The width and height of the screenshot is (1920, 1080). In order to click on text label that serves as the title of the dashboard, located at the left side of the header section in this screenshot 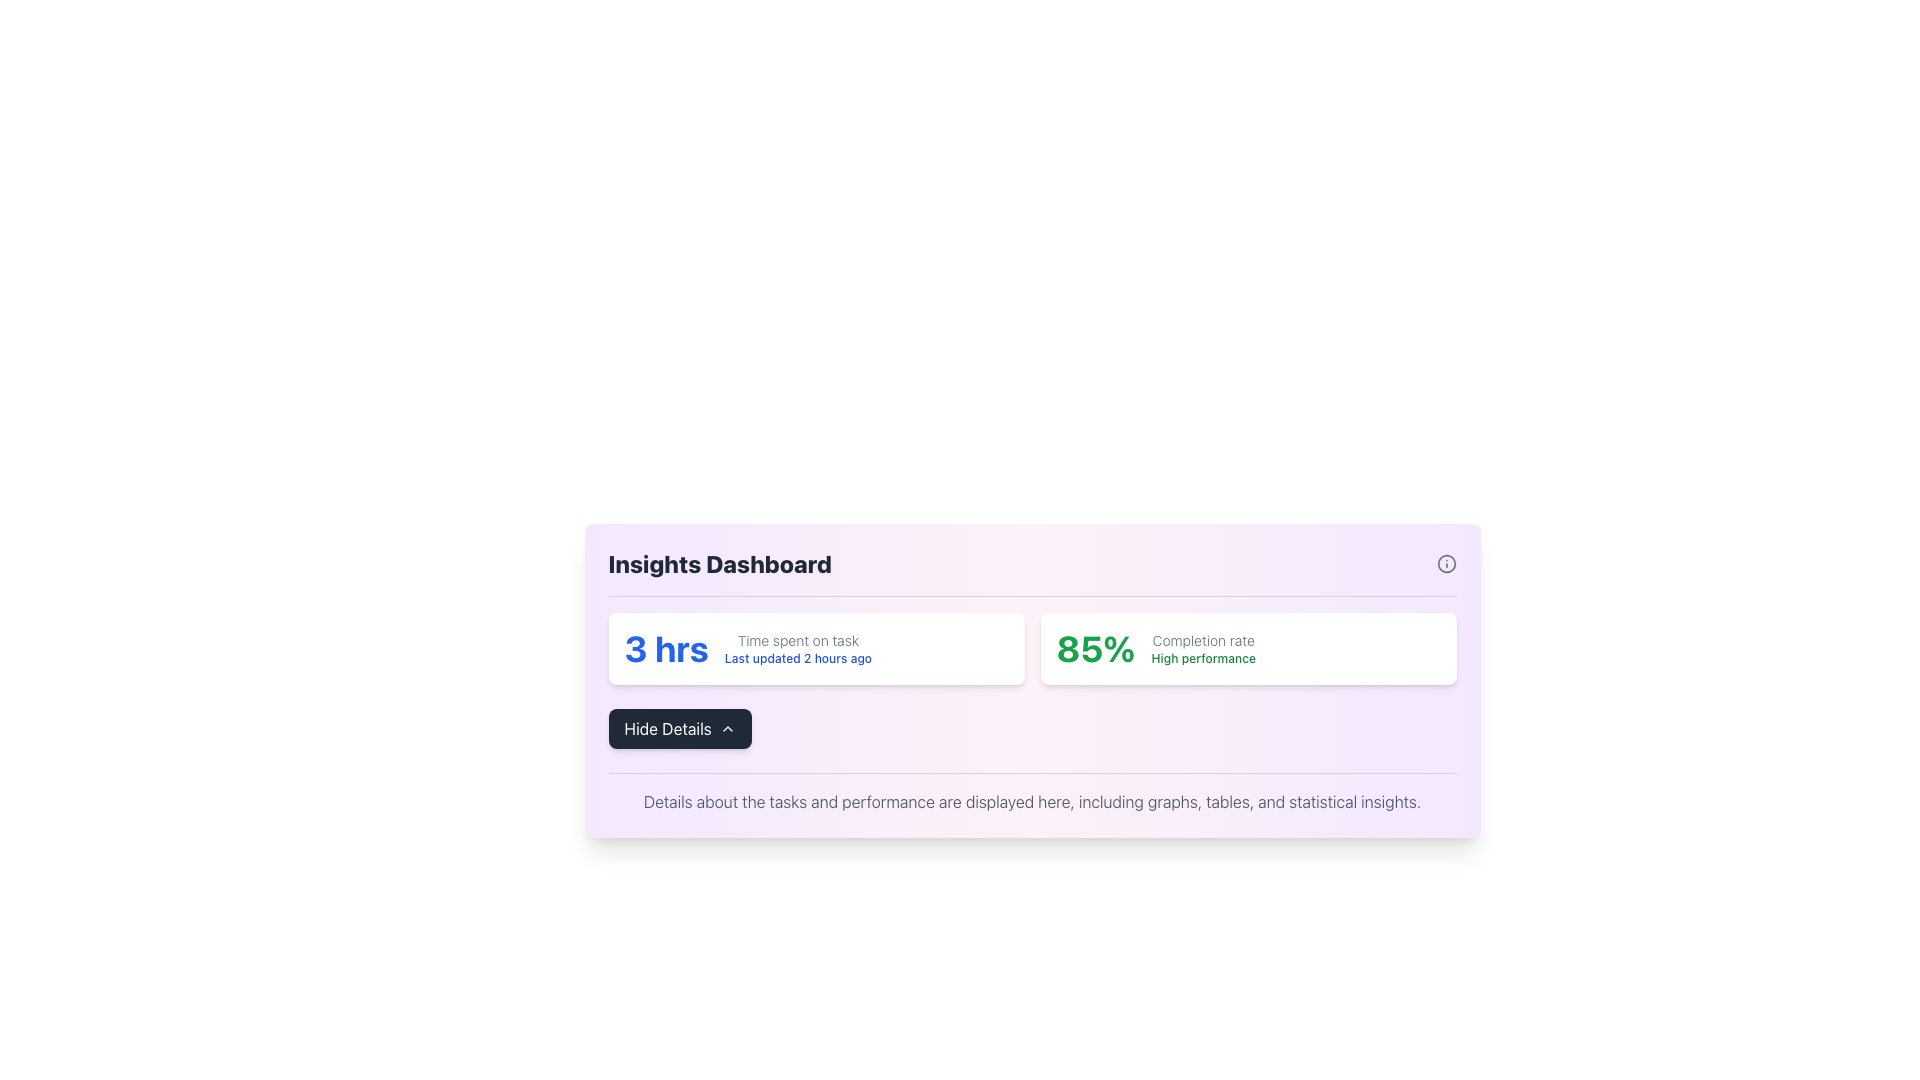, I will do `click(720, 563)`.